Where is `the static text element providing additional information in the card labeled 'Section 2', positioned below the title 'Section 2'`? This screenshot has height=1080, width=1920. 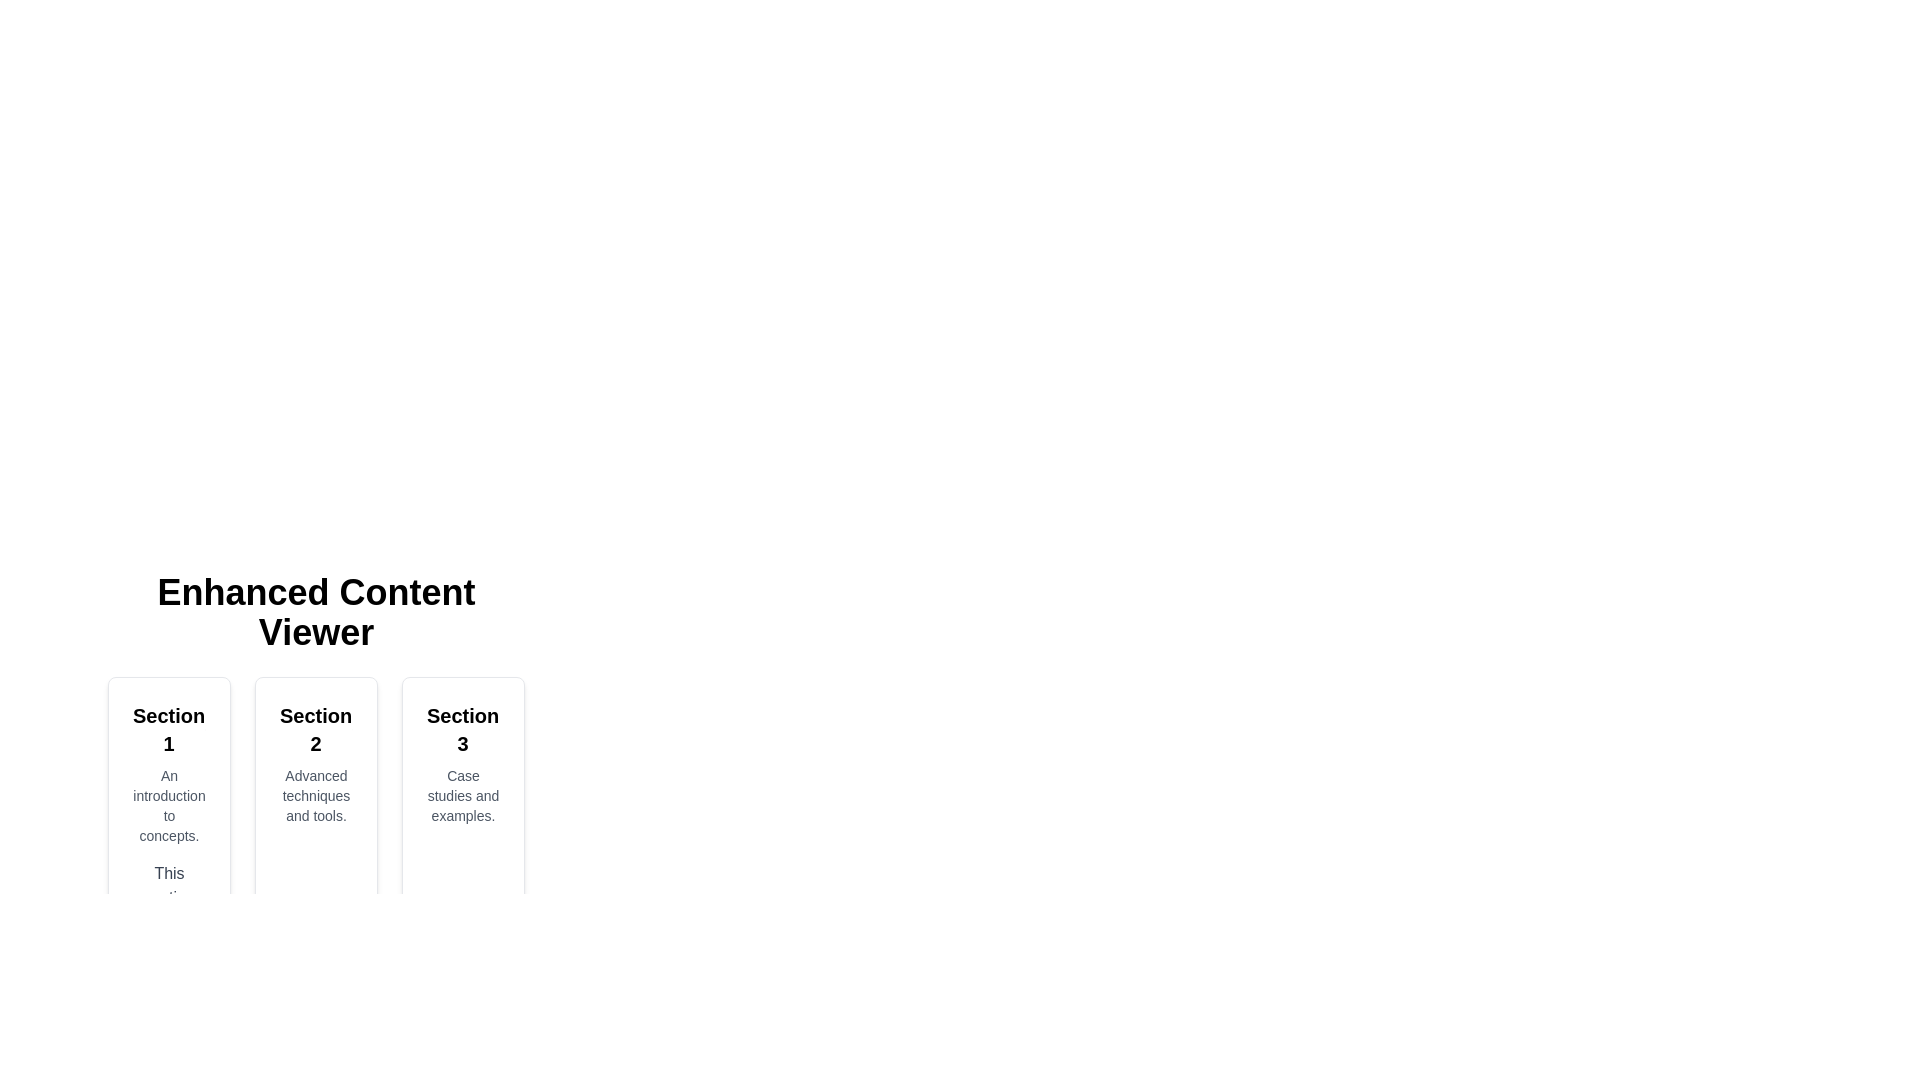
the static text element providing additional information in the card labeled 'Section 2', positioned below the title 'Section 2' is located at coordinates (315, 794).